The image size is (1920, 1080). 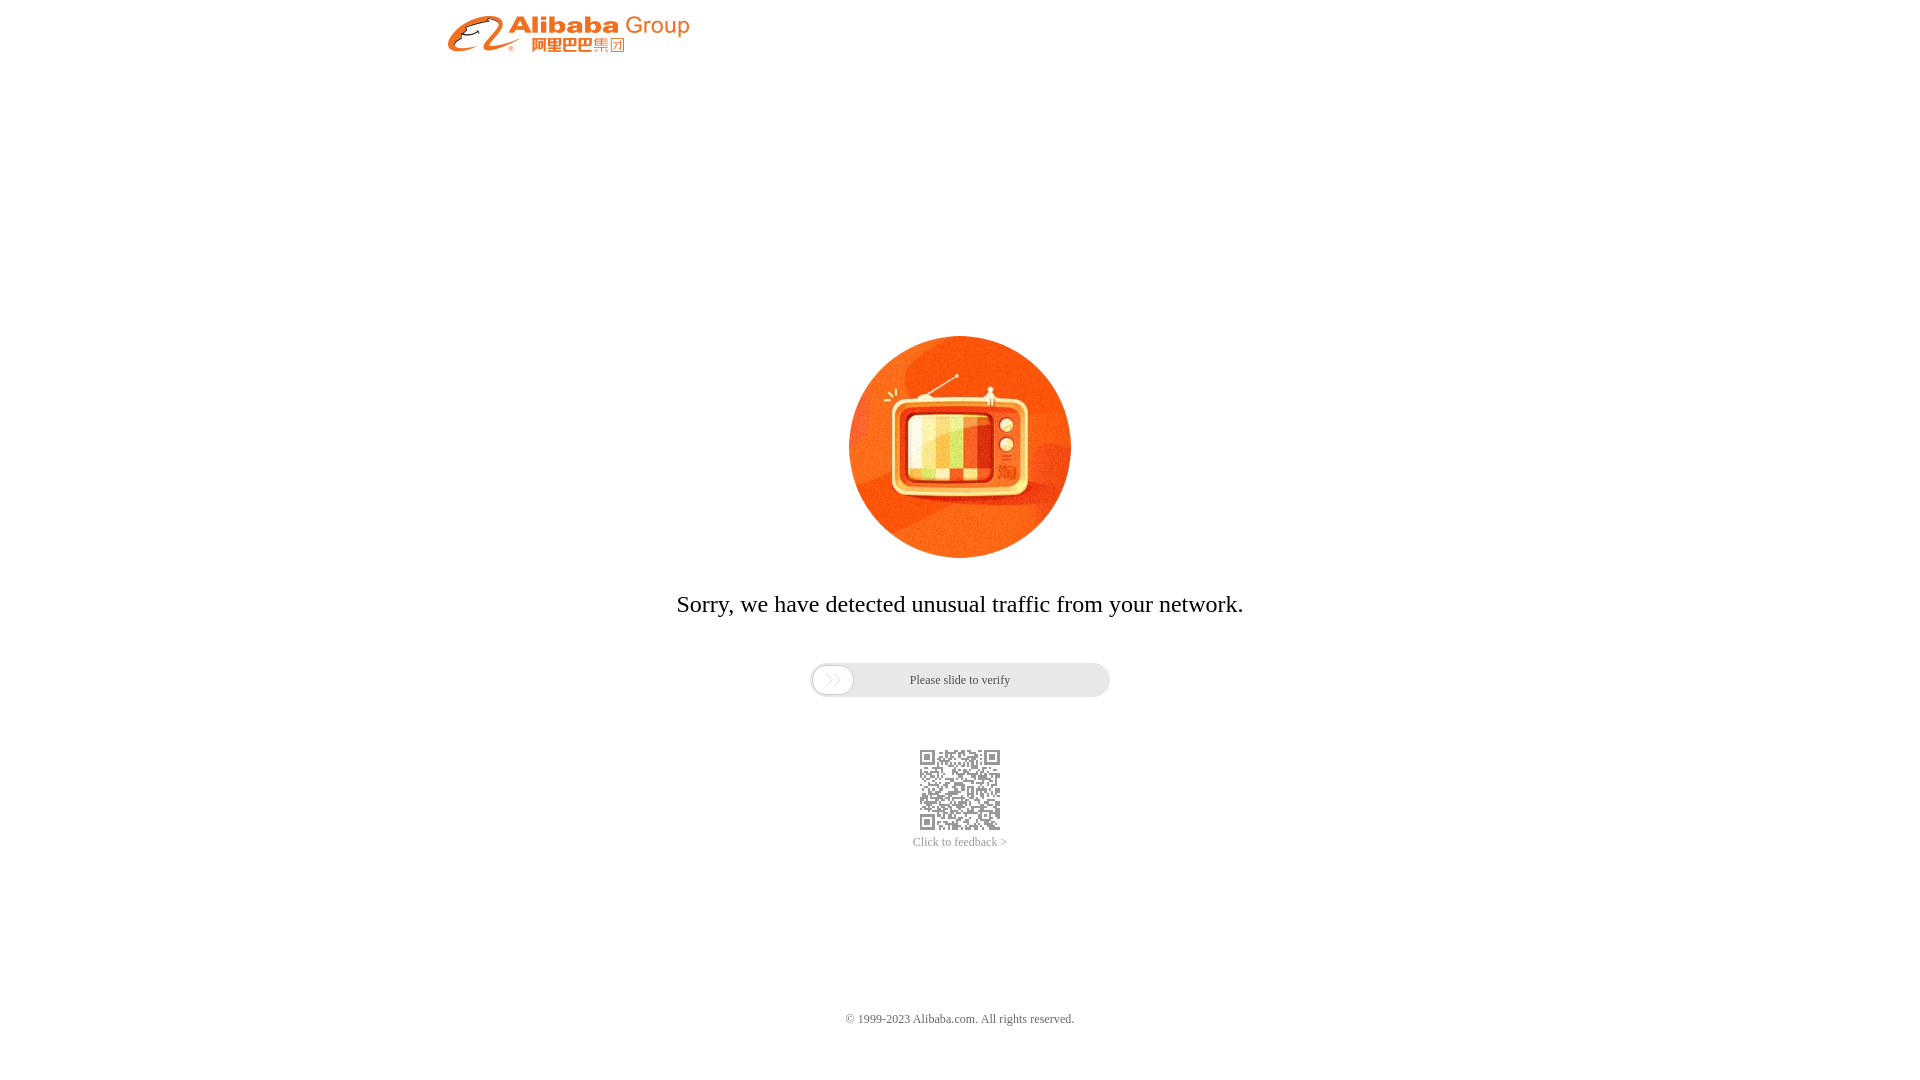 What do you see at coordinates (911, 842) in the screenshot?
I see `'Click to feedback >'` at bounding box center [911, 842].